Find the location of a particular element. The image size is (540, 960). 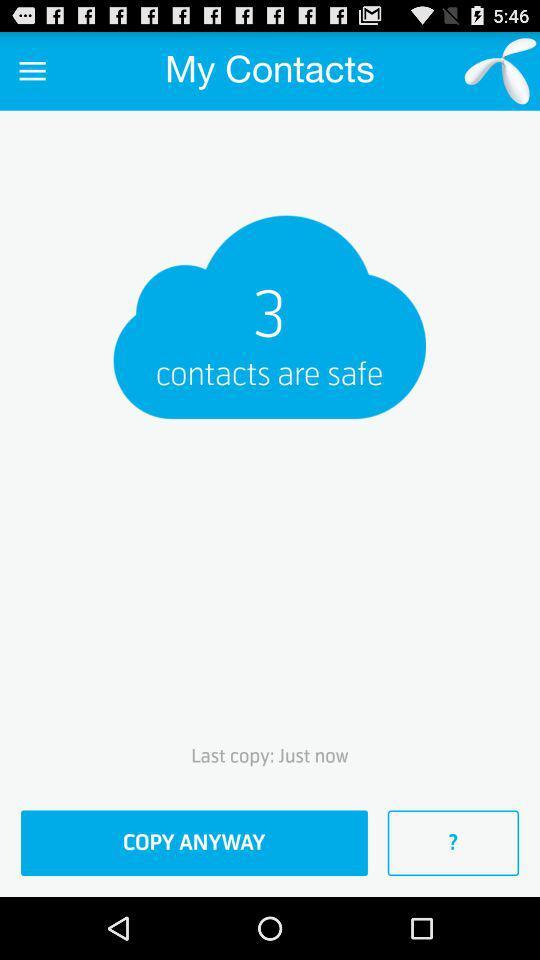

the  ? is located at coordinates (453, 842).